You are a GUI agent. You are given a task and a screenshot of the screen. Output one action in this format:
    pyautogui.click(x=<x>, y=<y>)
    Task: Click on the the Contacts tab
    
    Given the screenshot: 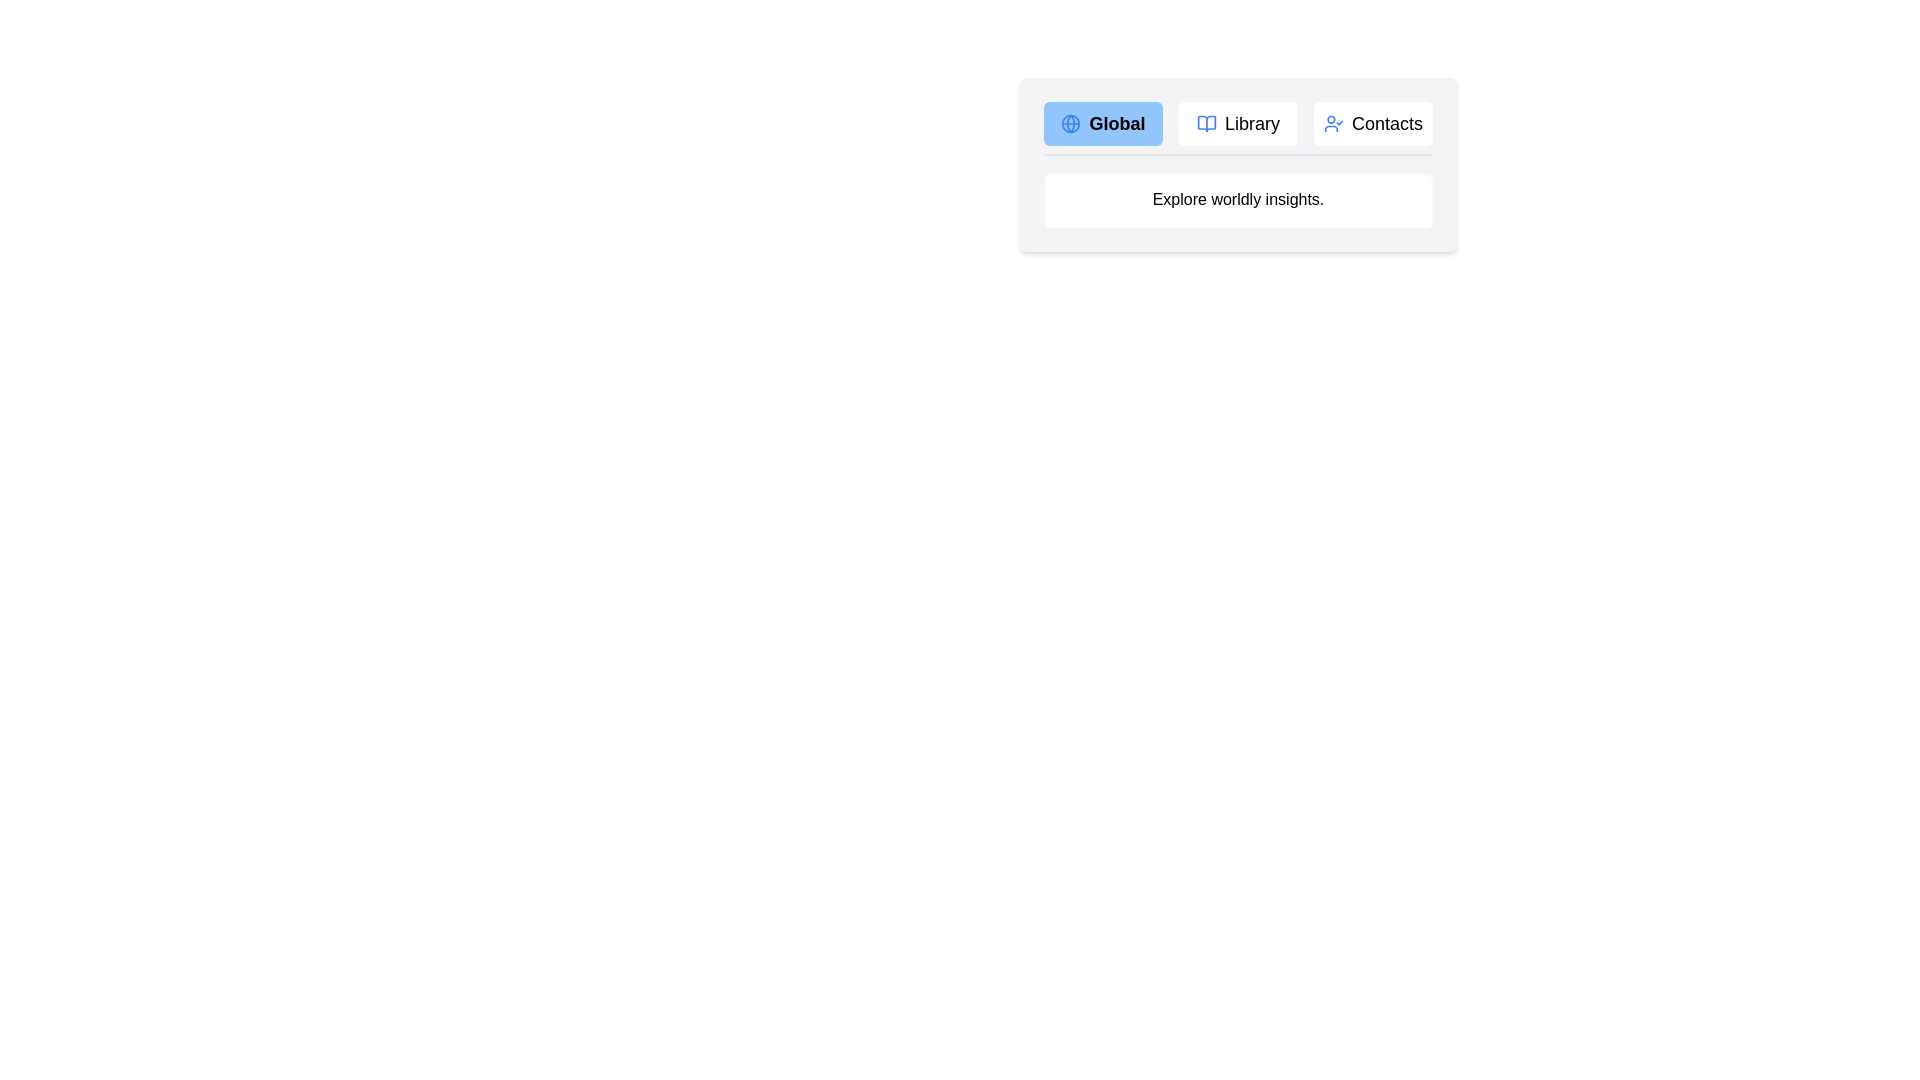 What is the action you would take?
    pyautogui.click(x=1372, y=123)
    